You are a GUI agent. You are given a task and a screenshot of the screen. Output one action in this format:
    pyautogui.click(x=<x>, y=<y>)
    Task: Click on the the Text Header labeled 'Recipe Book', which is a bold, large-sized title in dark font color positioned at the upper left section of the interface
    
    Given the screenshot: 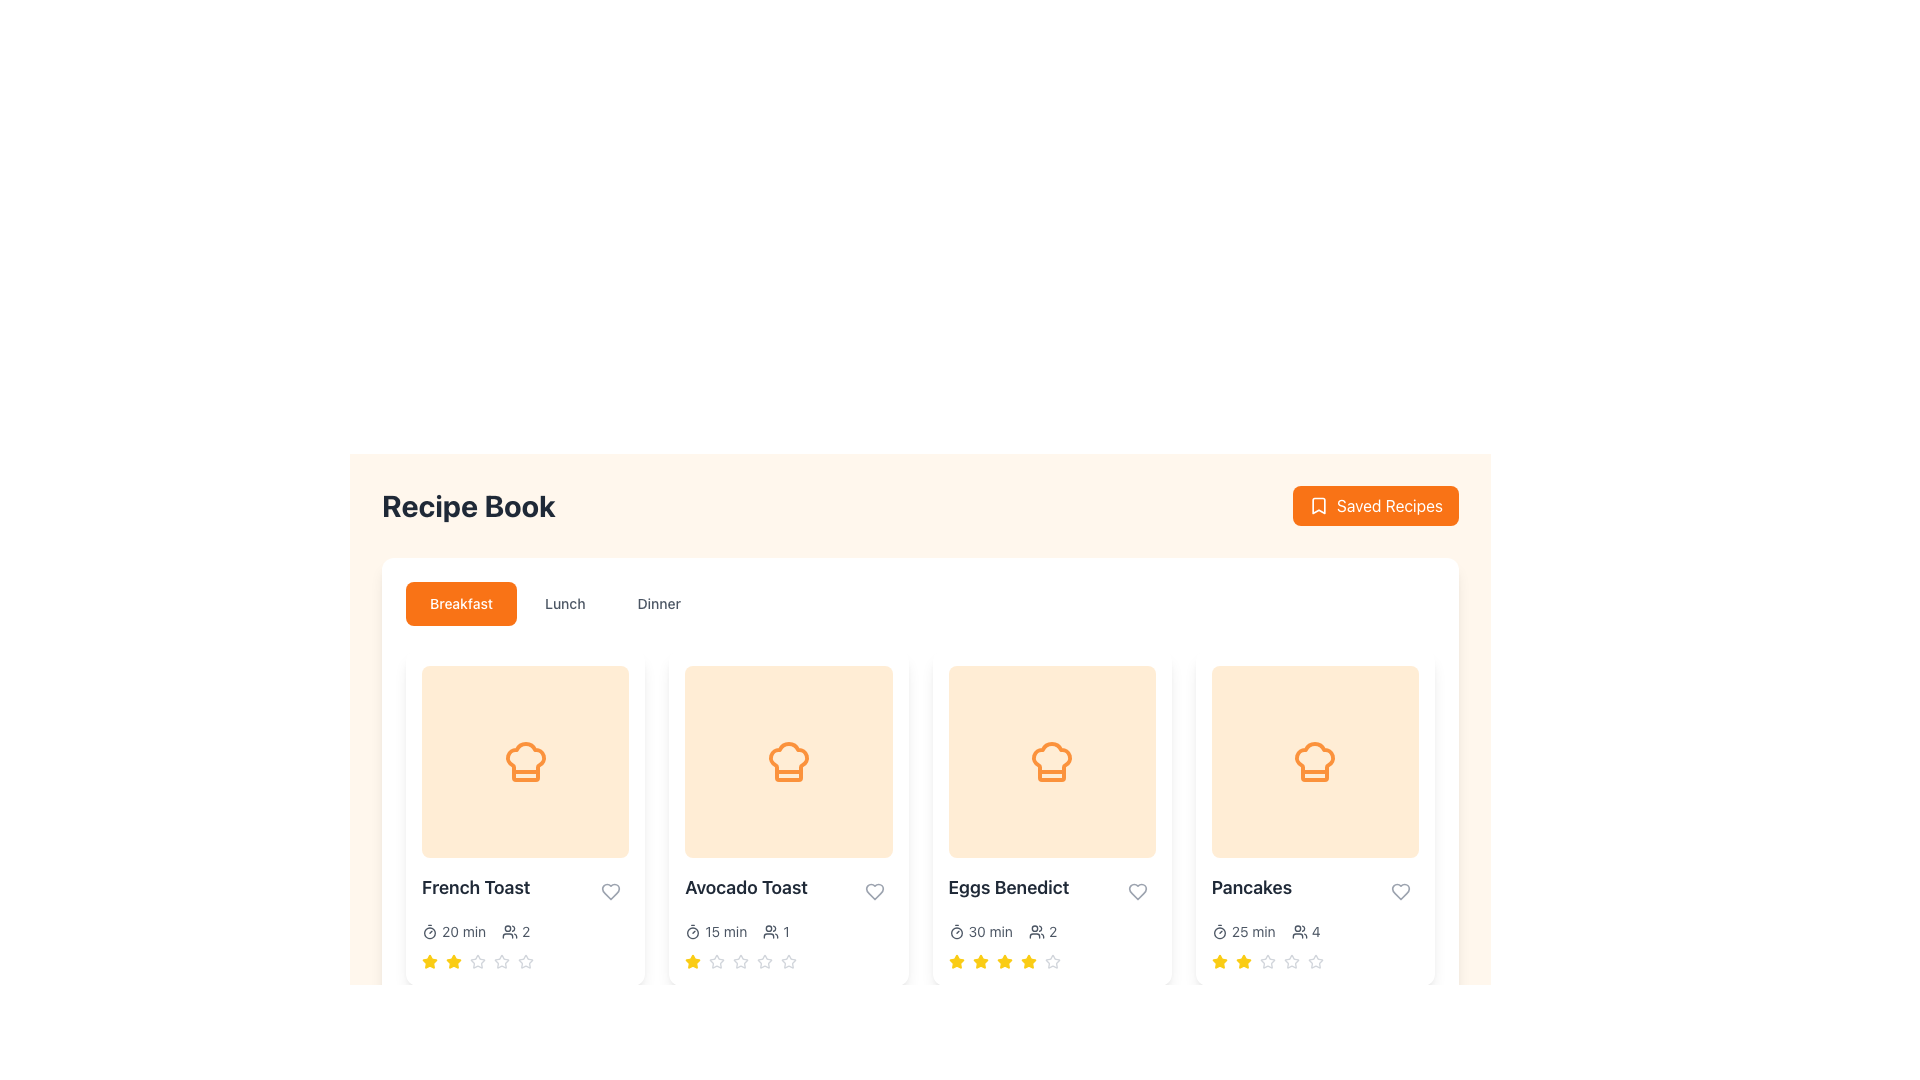 What is the action you would take?
    pyautogui.click(x=467, y=504)
    